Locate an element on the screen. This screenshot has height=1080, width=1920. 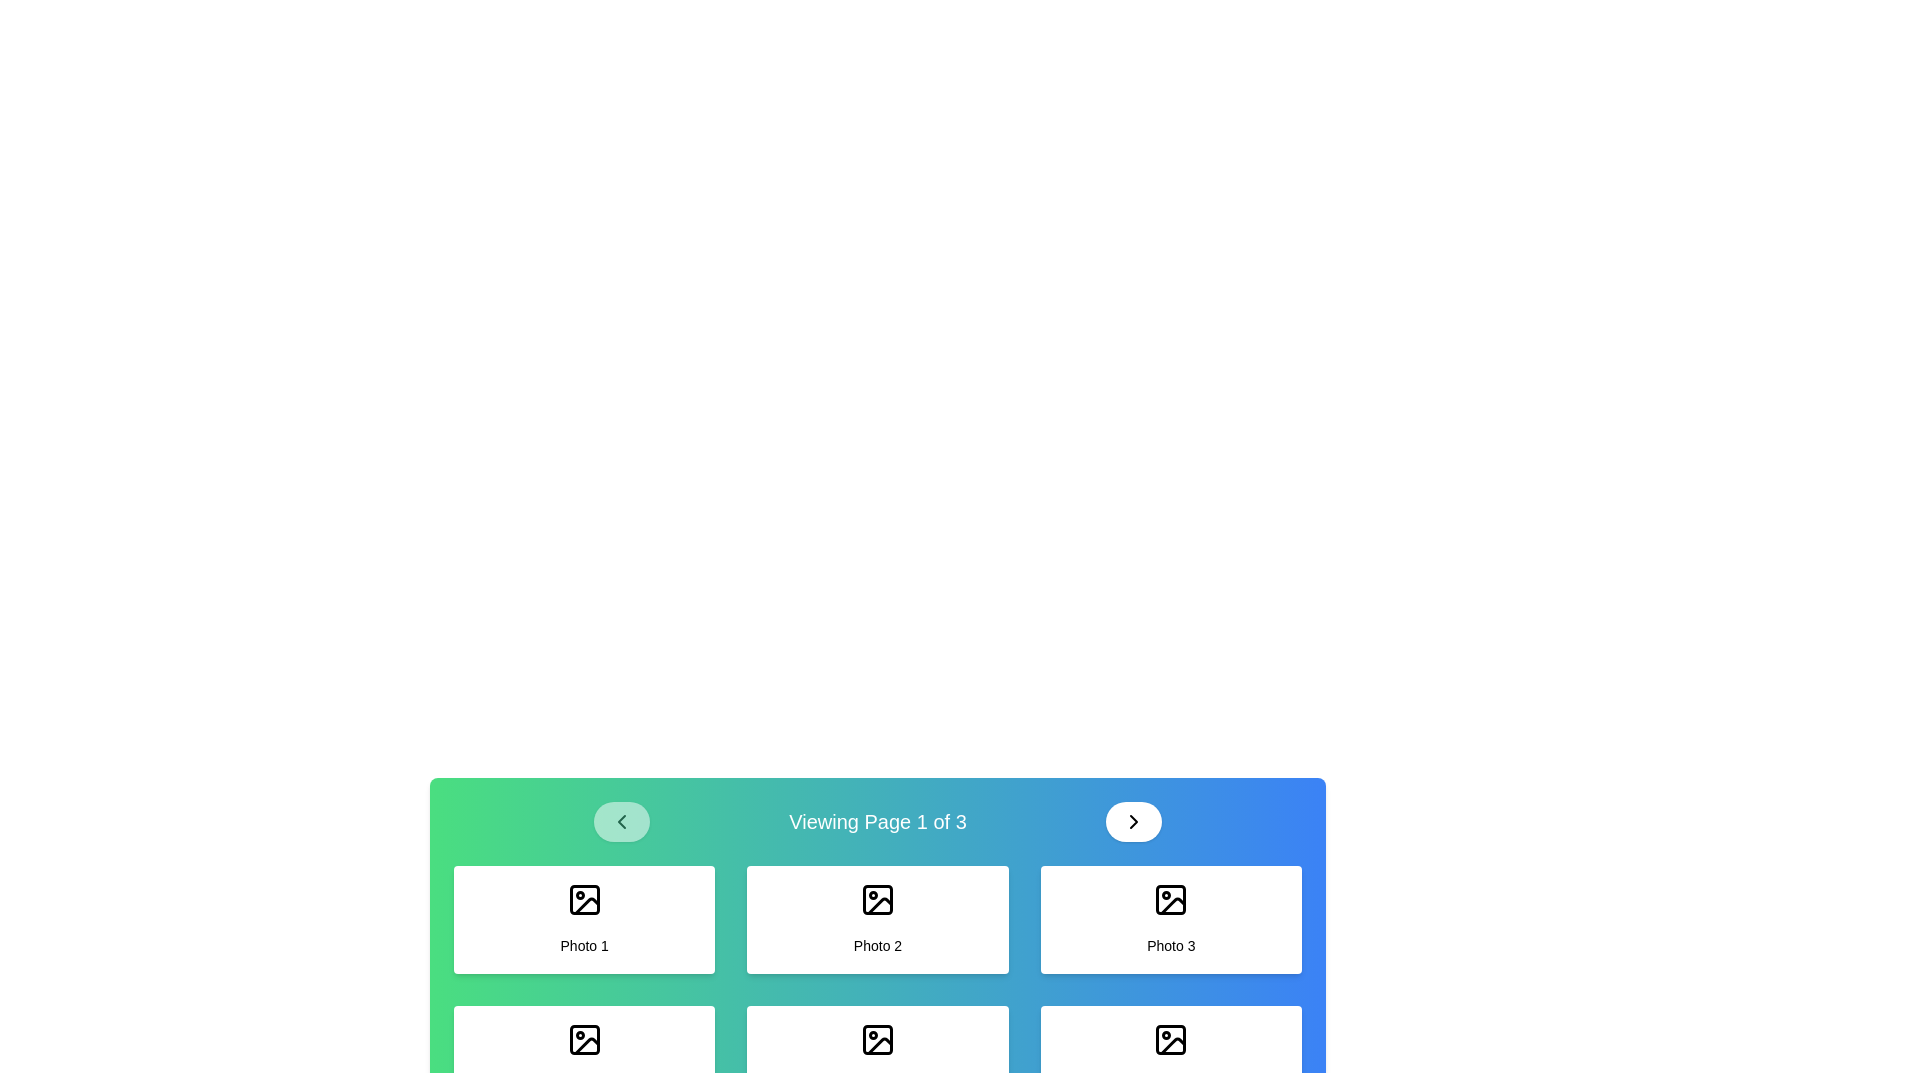
the photo icon inside the card labeled 'Photo 5', which is located in the lower center area of the grid layout is located at coordinates (878, 1039).